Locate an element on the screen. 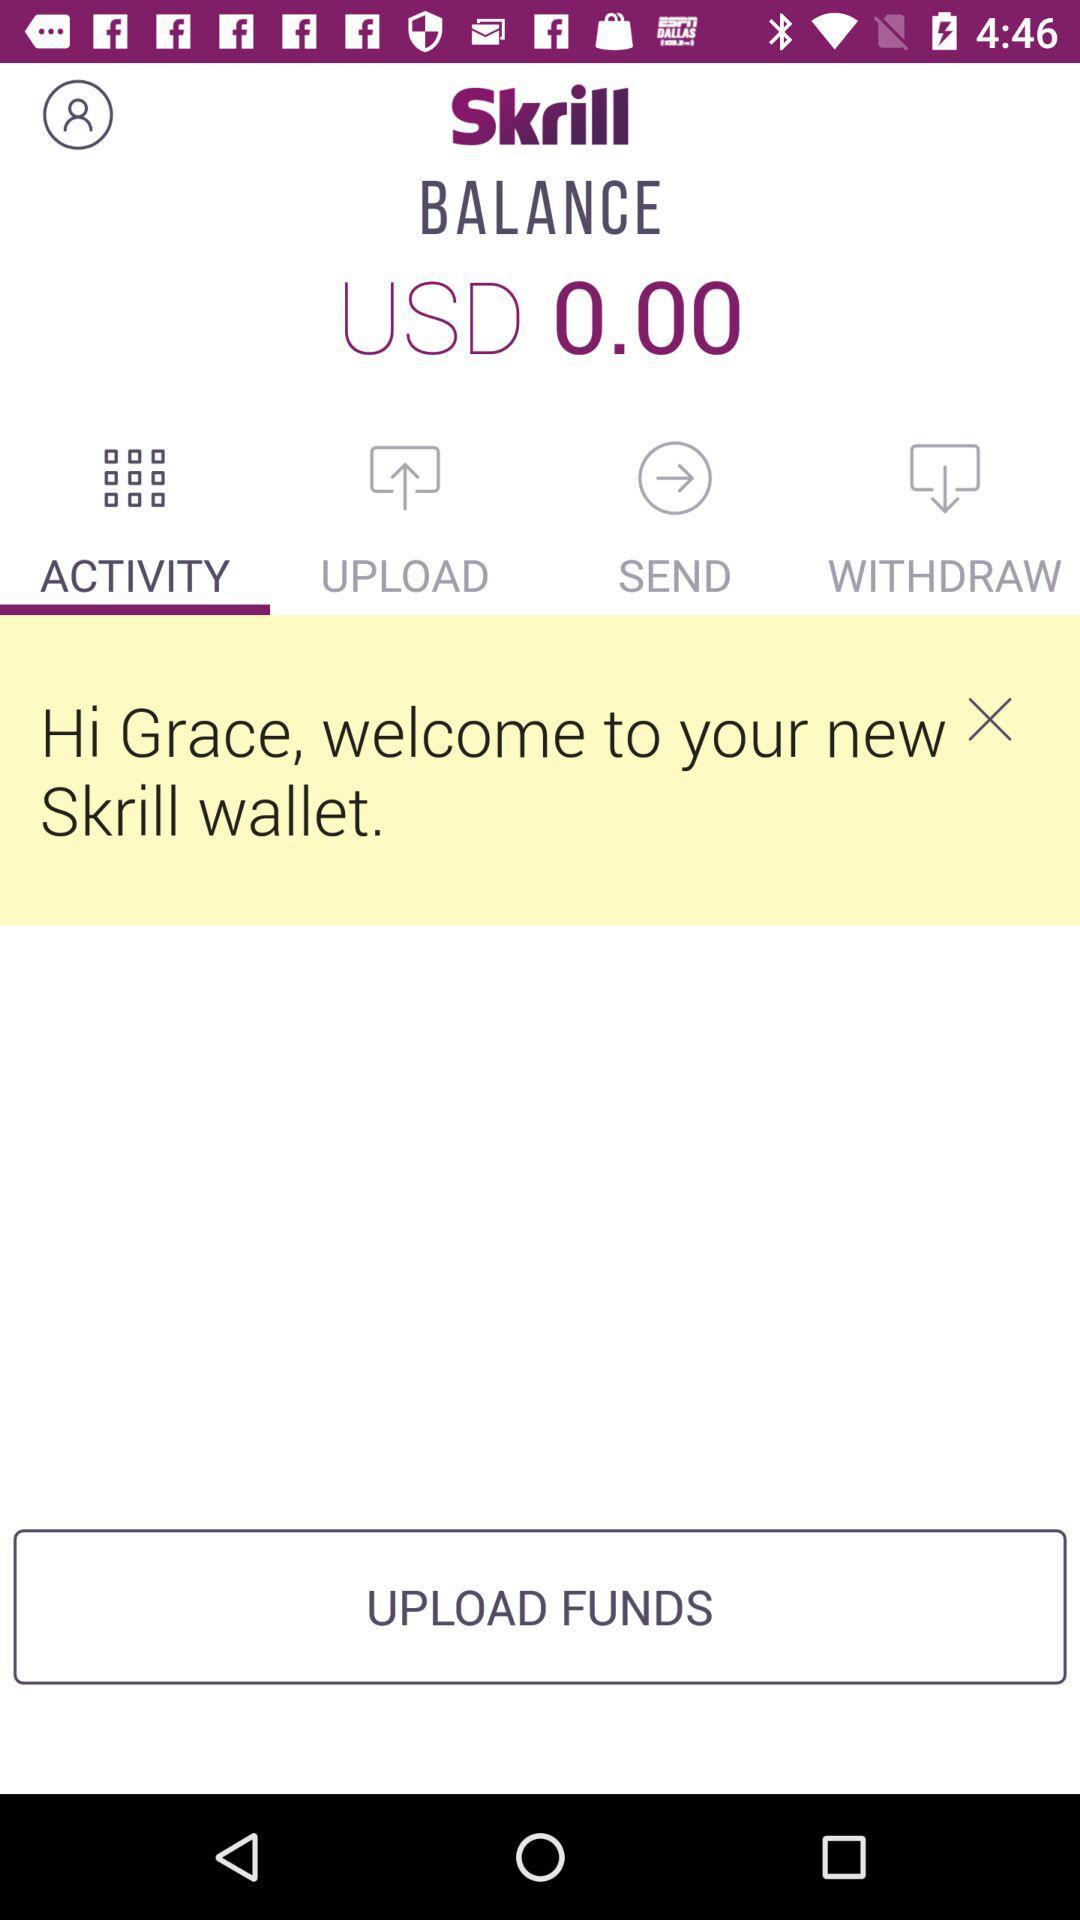 The width and height of the screenshot is (1080, 1920). upload something is located at coordinates (405, 477).